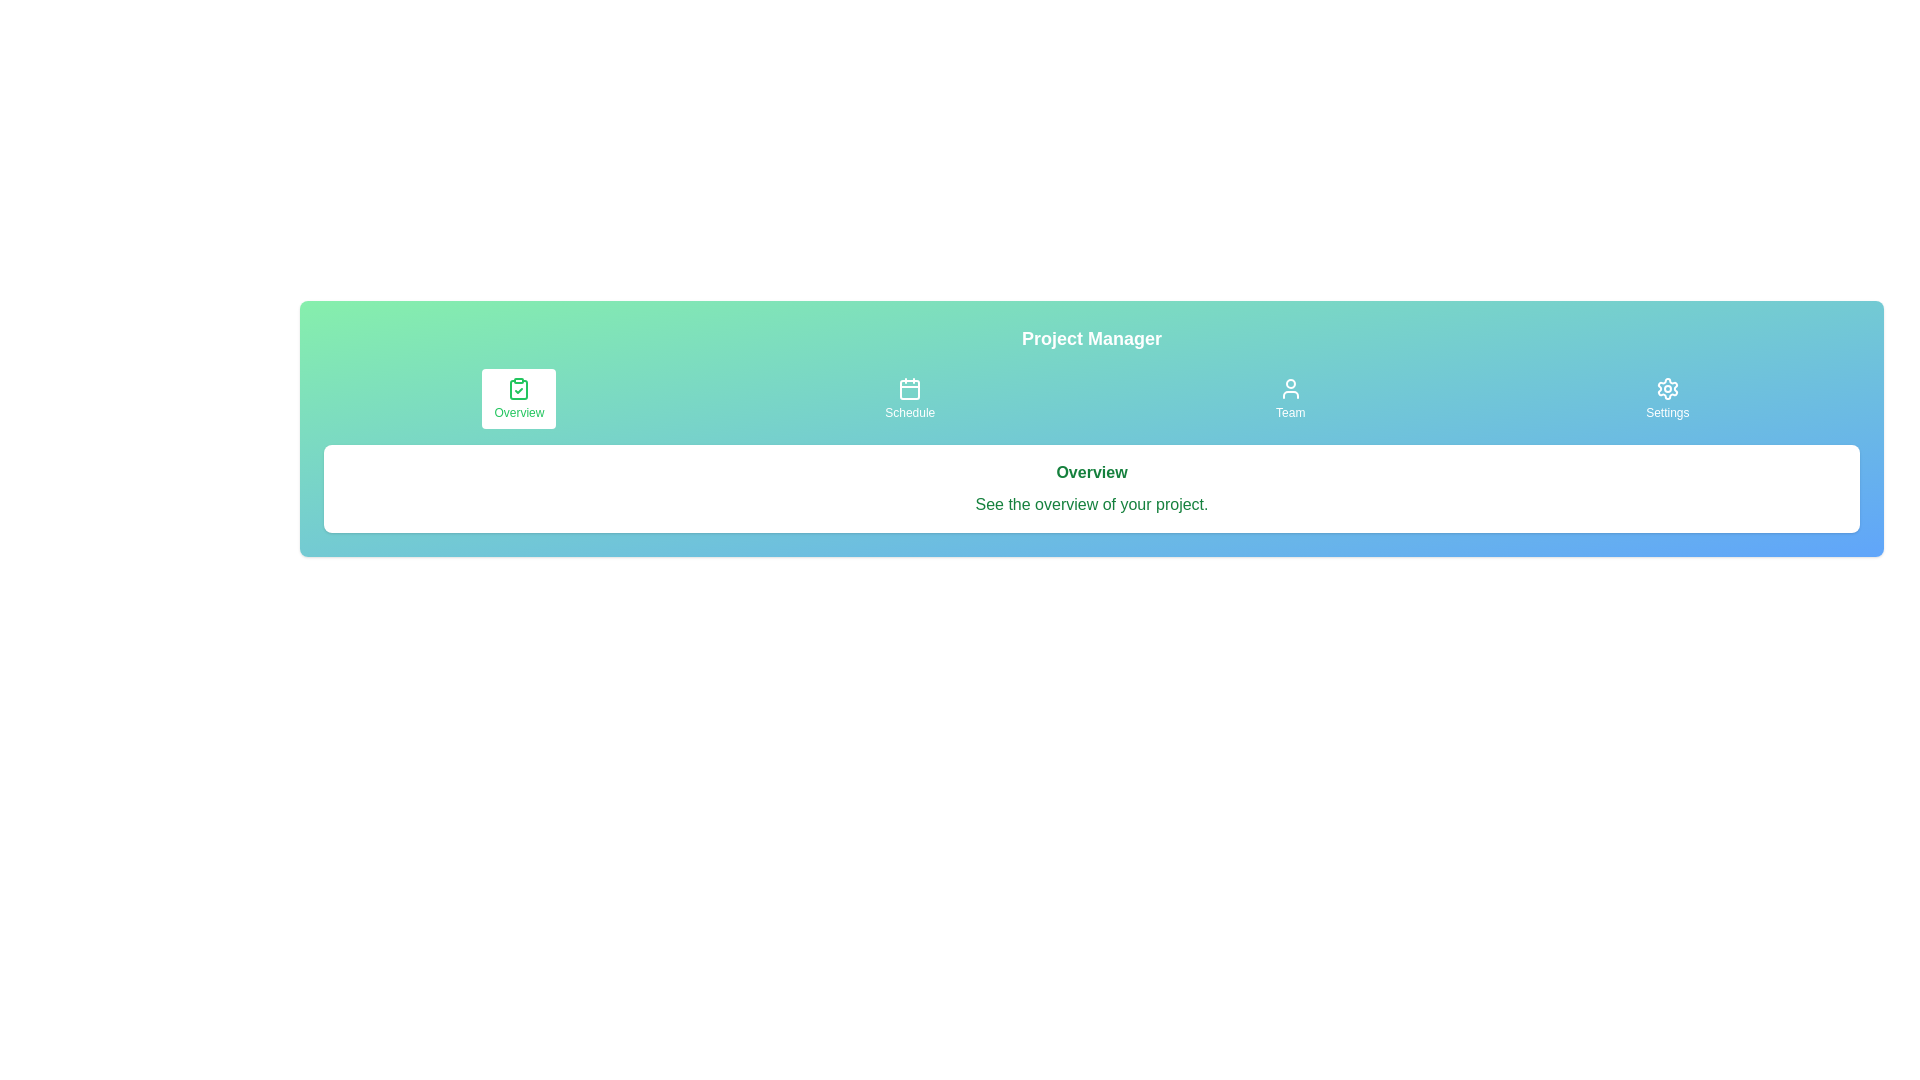  What do you see at coordinates (519, 389) in the screenshot?
I see `the 'Overview' section indicator icon located in the top left quadrant of the interface` at bounding box center [519, 389].